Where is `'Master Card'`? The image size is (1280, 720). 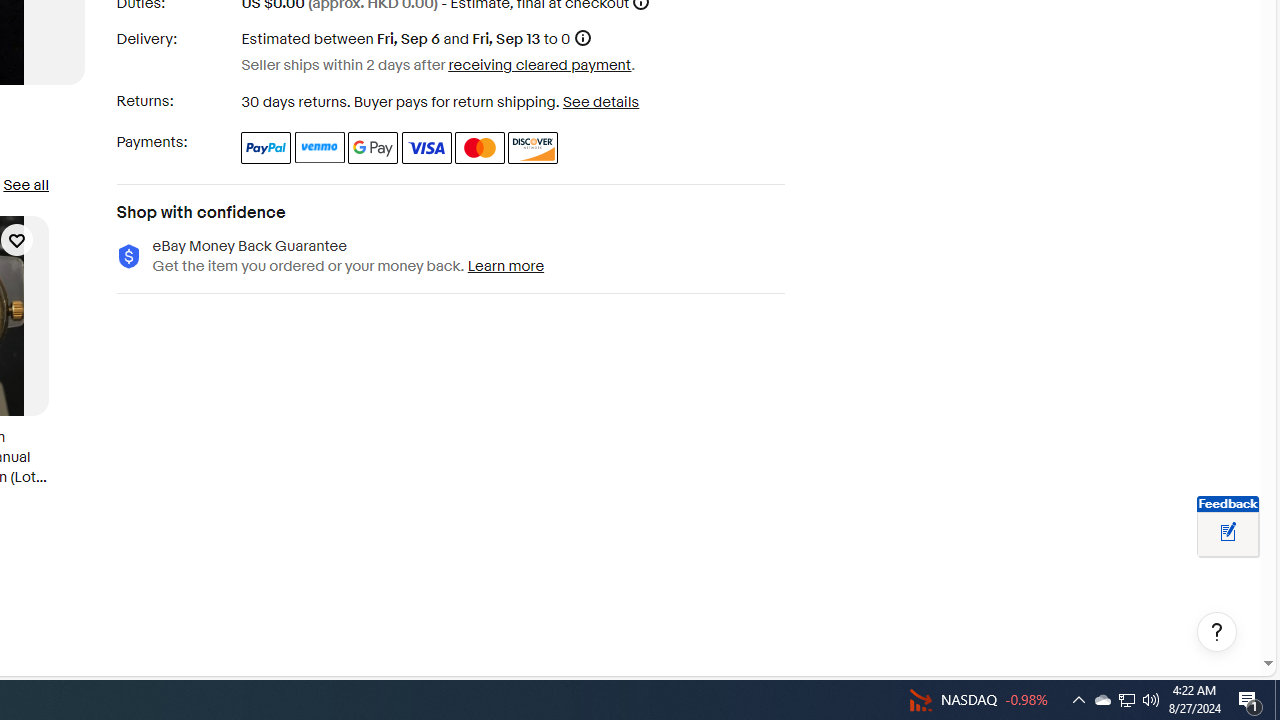 'Master Card' is located at coordinates (480, 146).